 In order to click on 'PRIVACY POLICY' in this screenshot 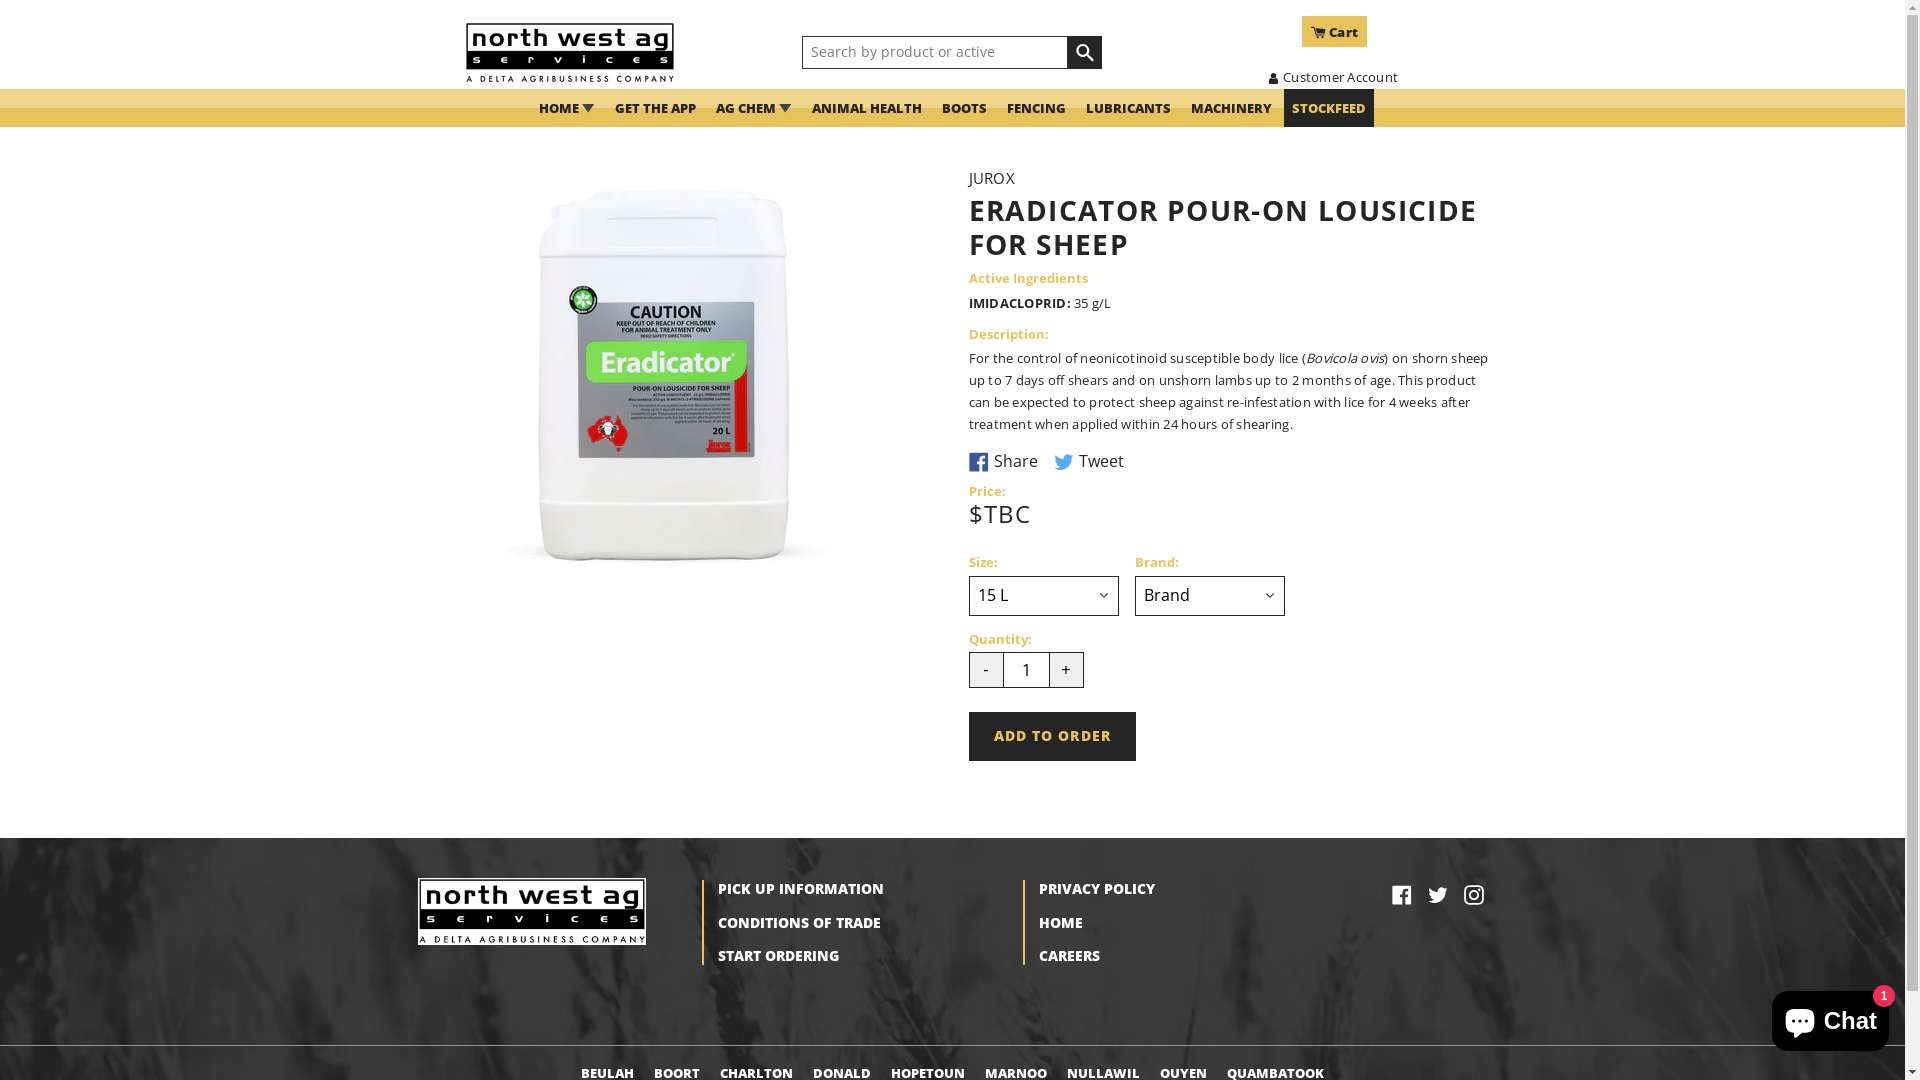, I will do `click(1094, 887)`.